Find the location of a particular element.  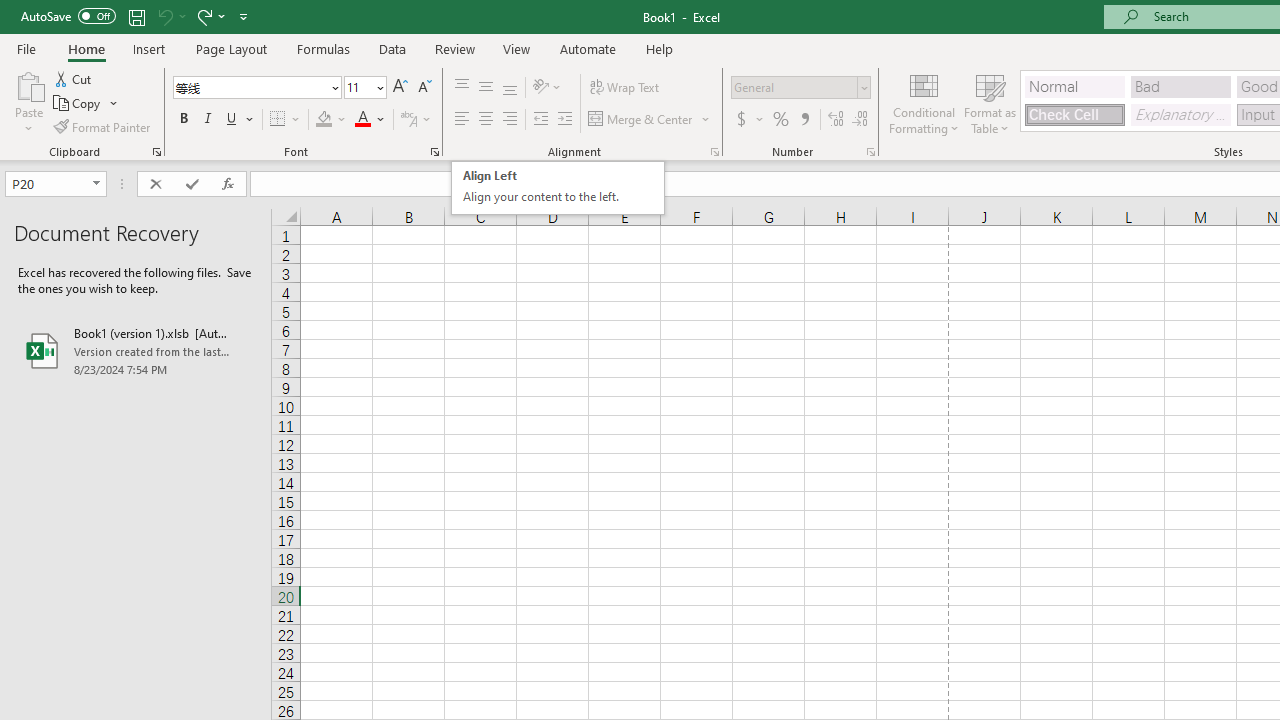

'Paste' is located at coordinates (28, 84).